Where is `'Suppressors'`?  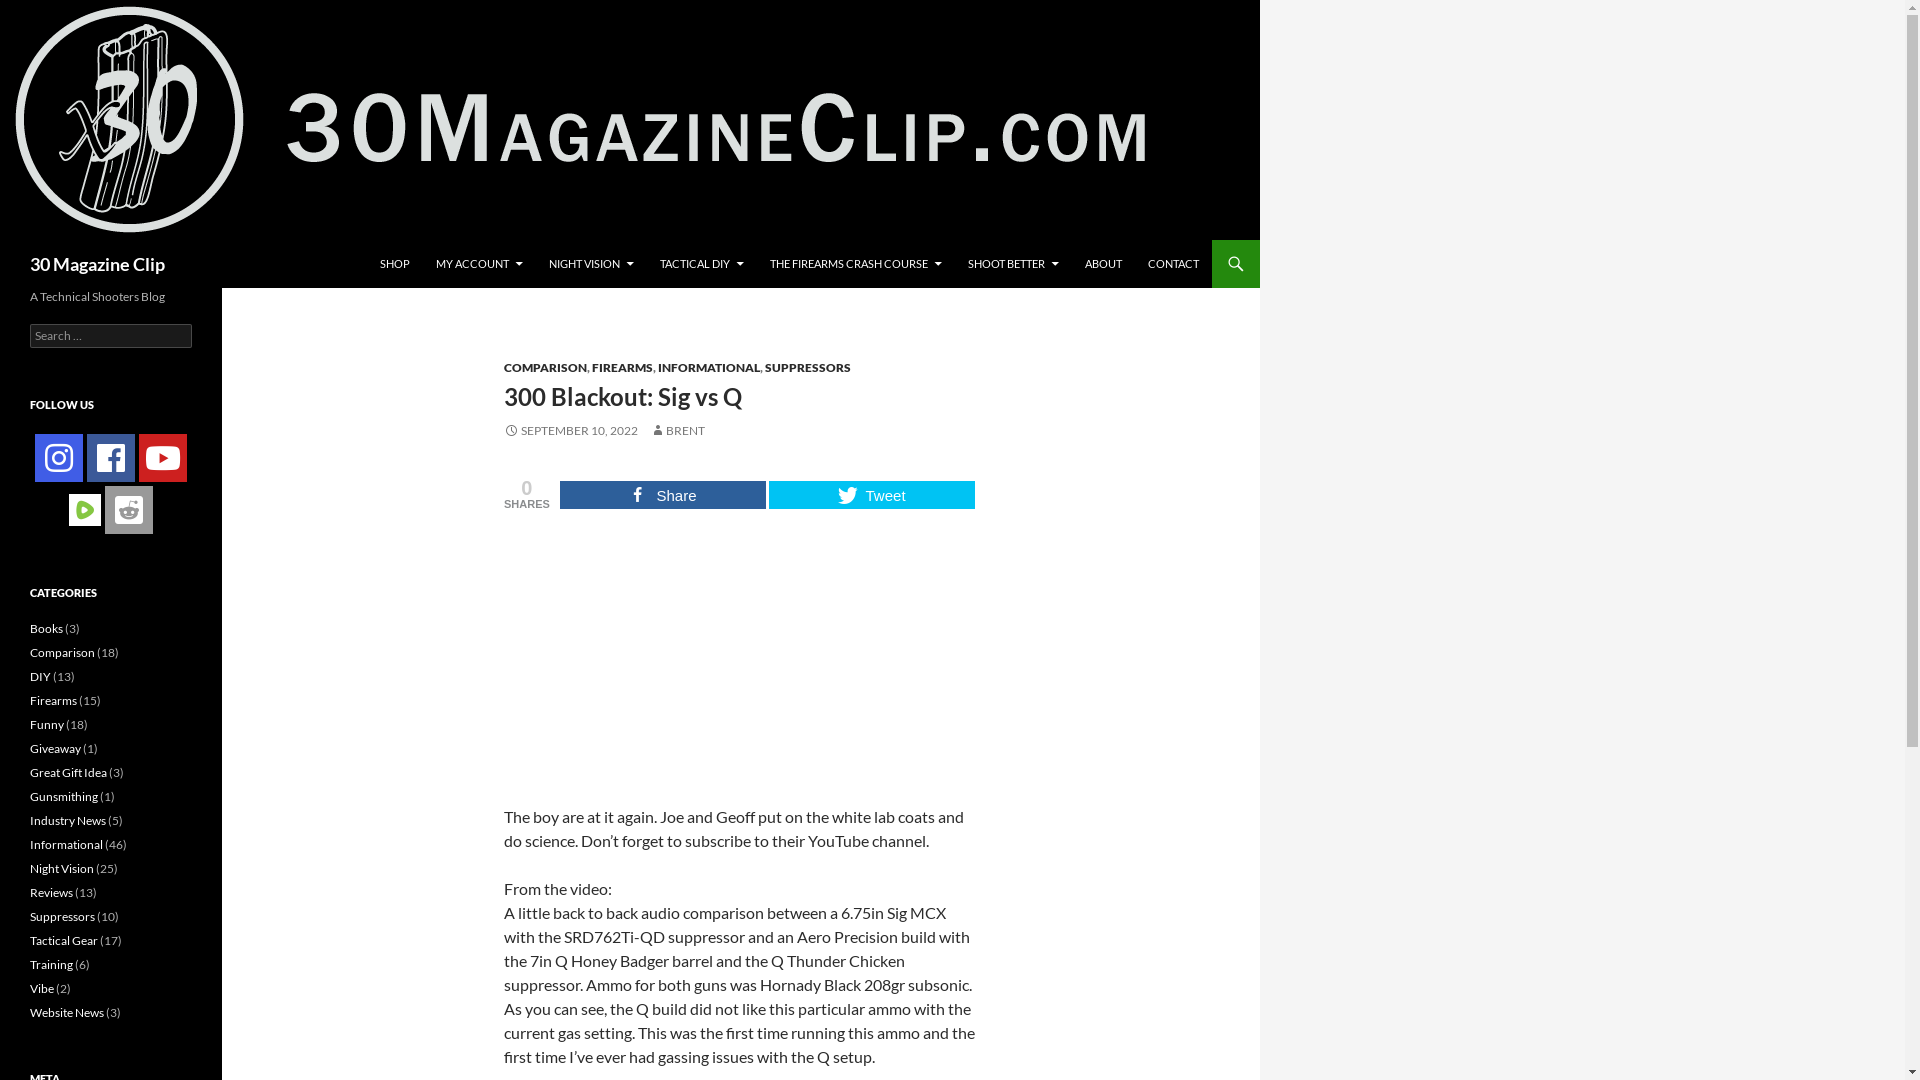
'Suppressors' is located at coordinates (62, 916).